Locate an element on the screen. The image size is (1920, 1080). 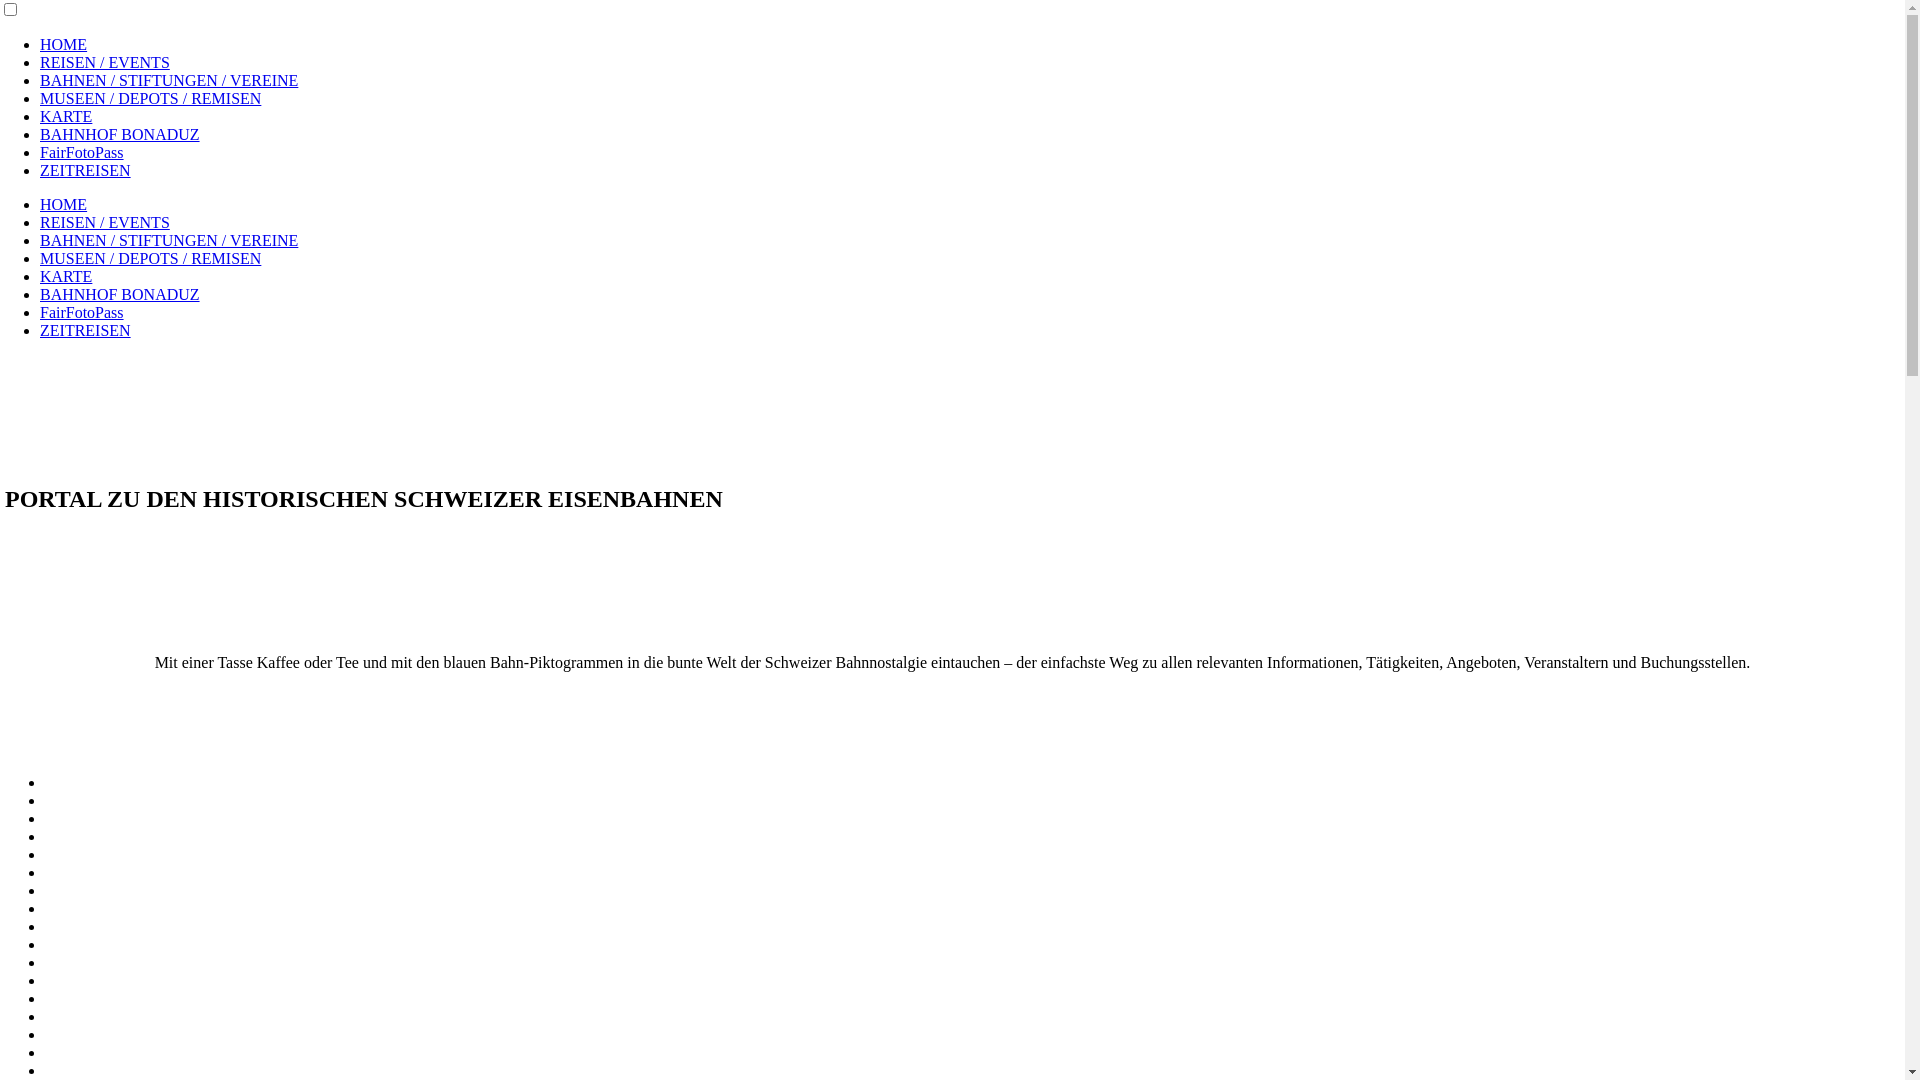
'MUSEEN / DEPOTS / REMISEN' is located at coordinates (149, 257).